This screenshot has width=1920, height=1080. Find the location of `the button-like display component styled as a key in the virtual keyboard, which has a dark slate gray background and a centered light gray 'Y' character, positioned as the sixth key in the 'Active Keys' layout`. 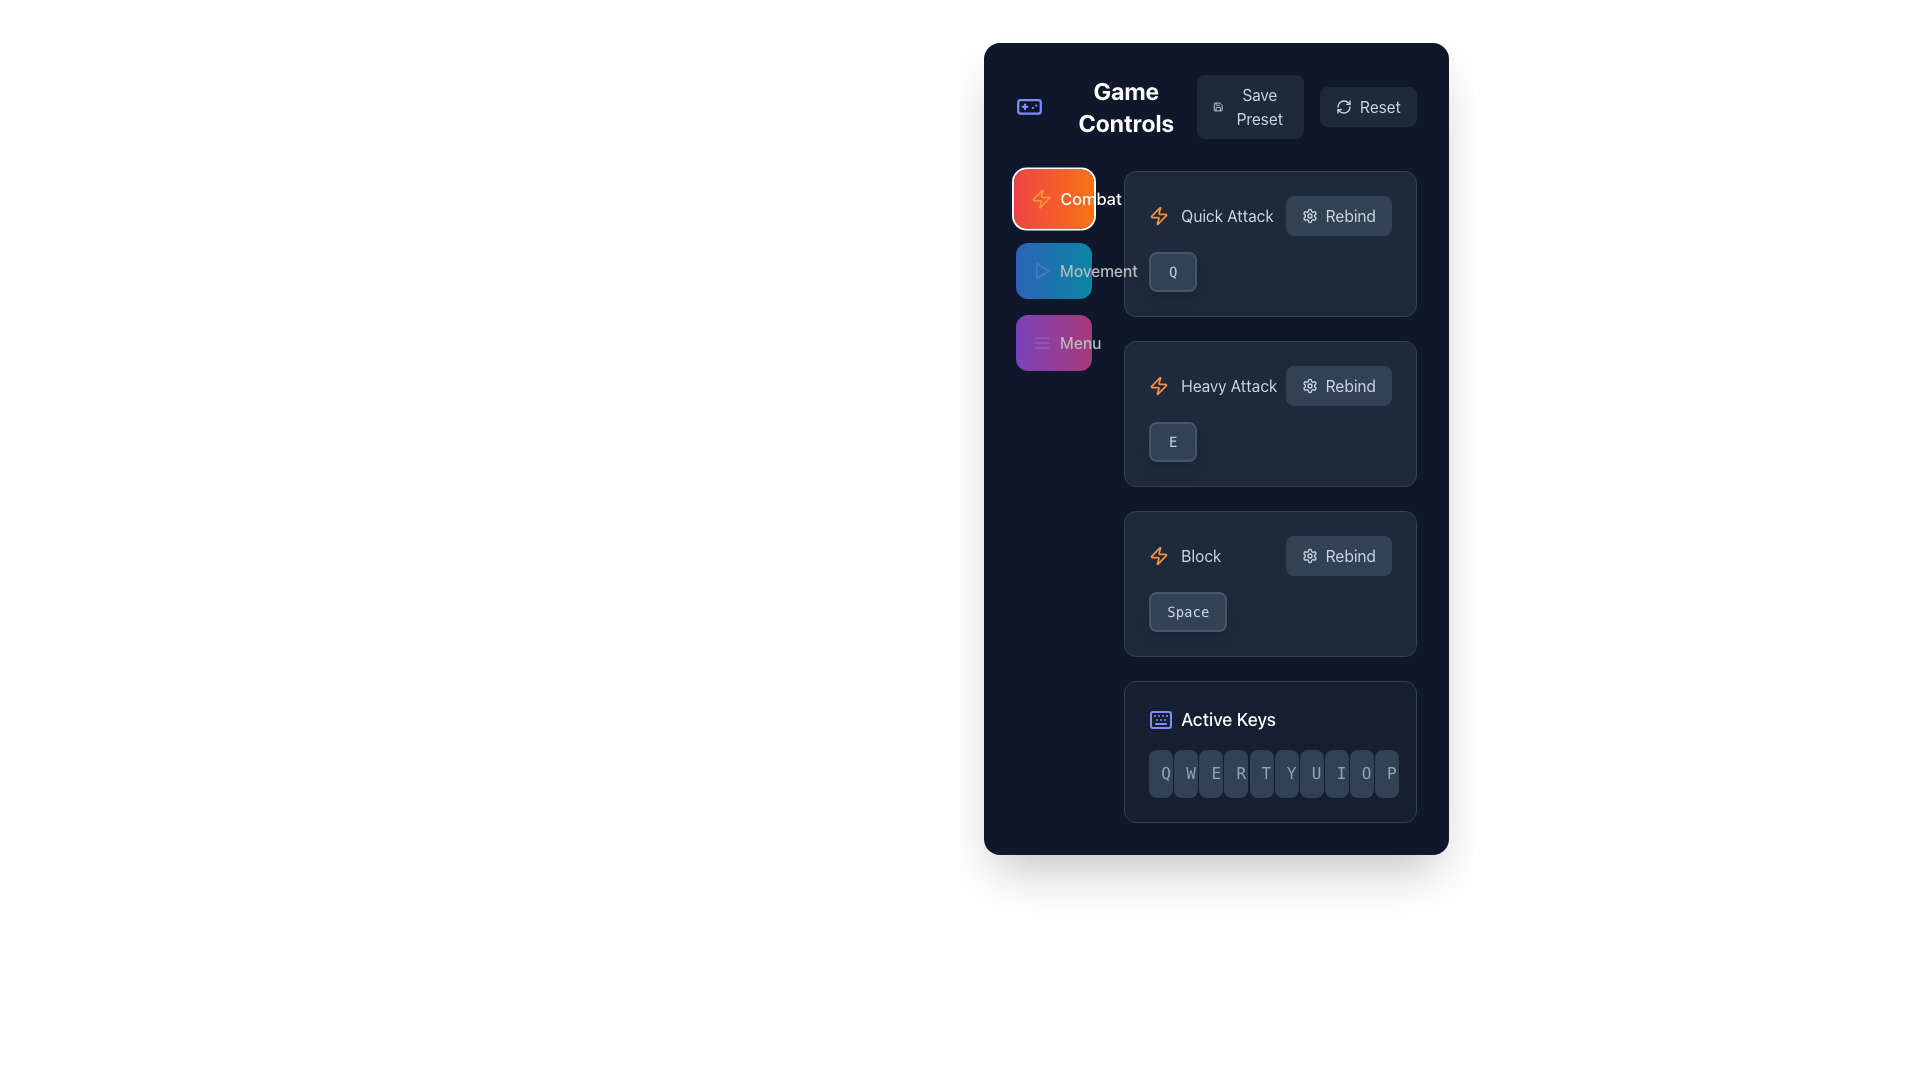

the button-like display component styled as a key in the virtual keyboard, which has a dark slate gray background and a centered light gray 'Y' character, positioned as the sixth key in the 'Active Keys' layout is located at coordinates (1286, 773).